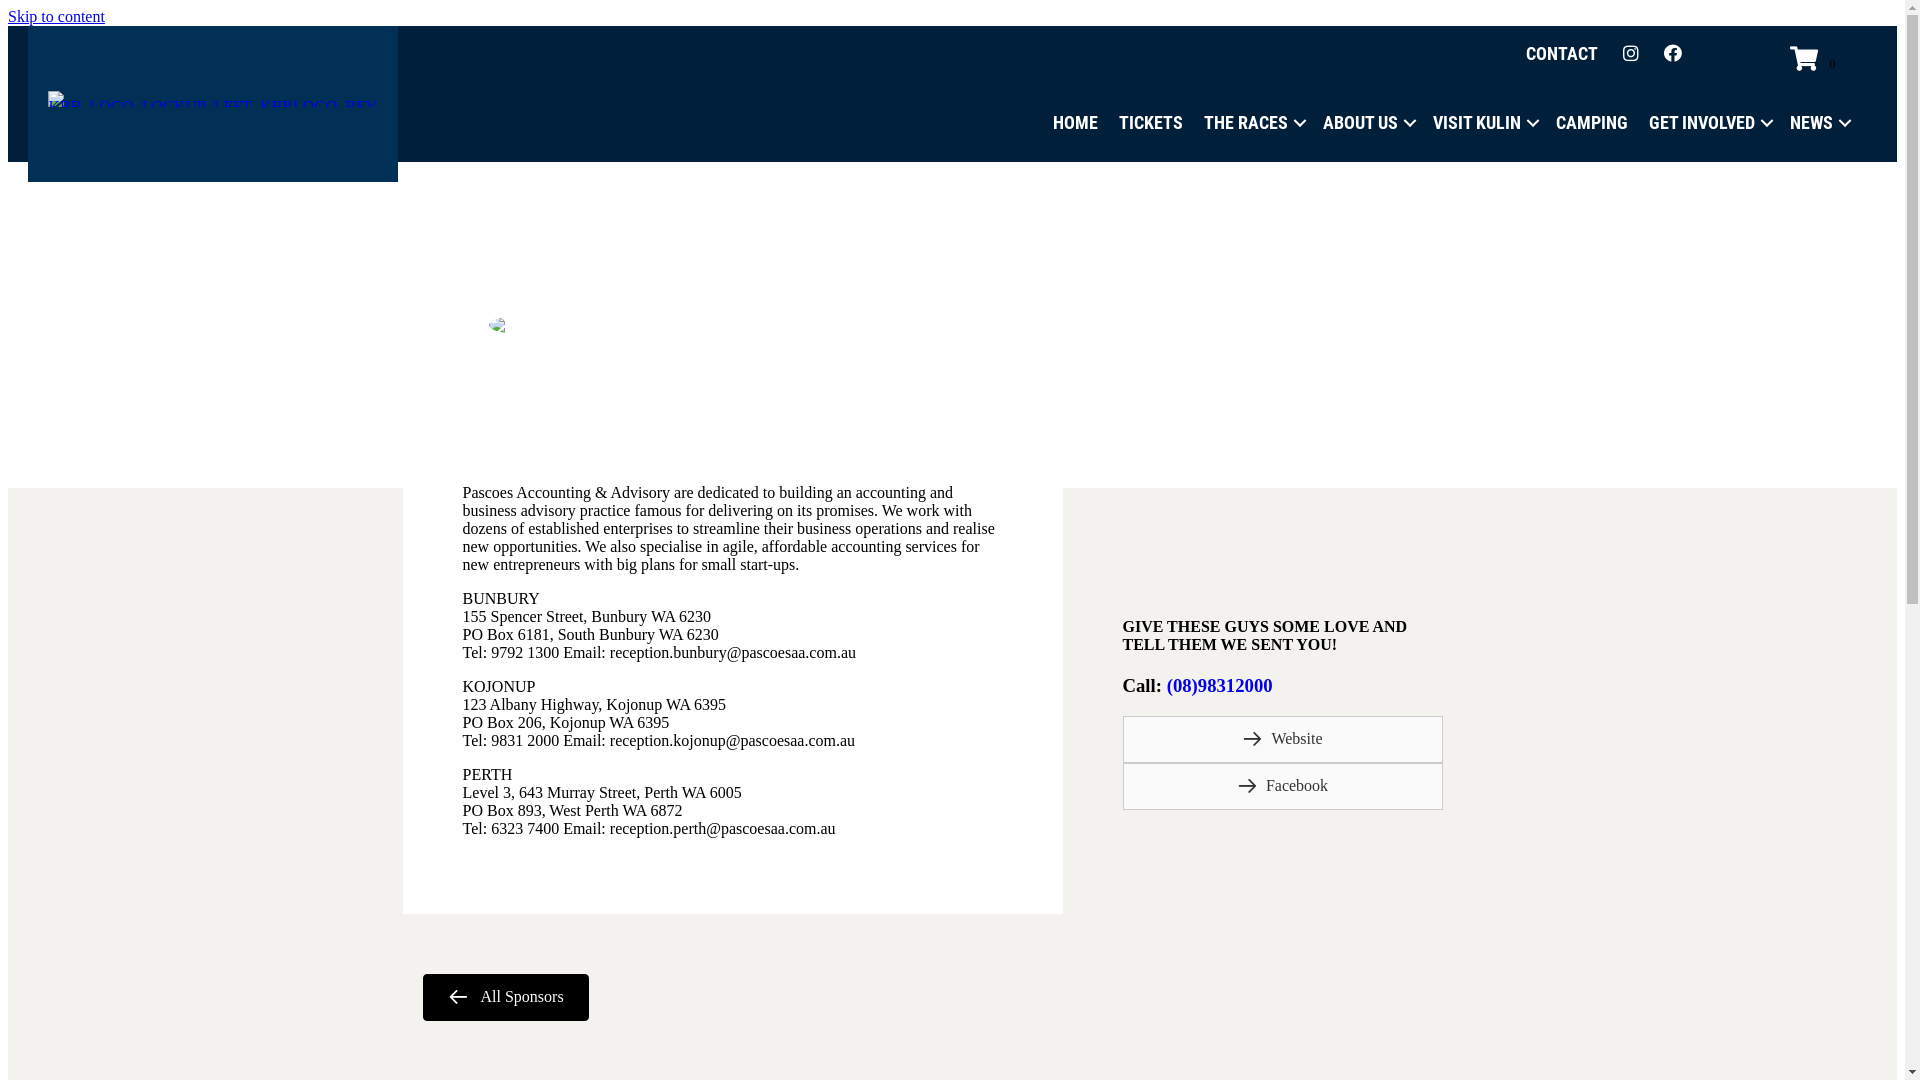 The image size is (1920, 1080). Describe the element at coordinates (1366, 123) in the screenshot. I see `'ABOUT US'` at that location.